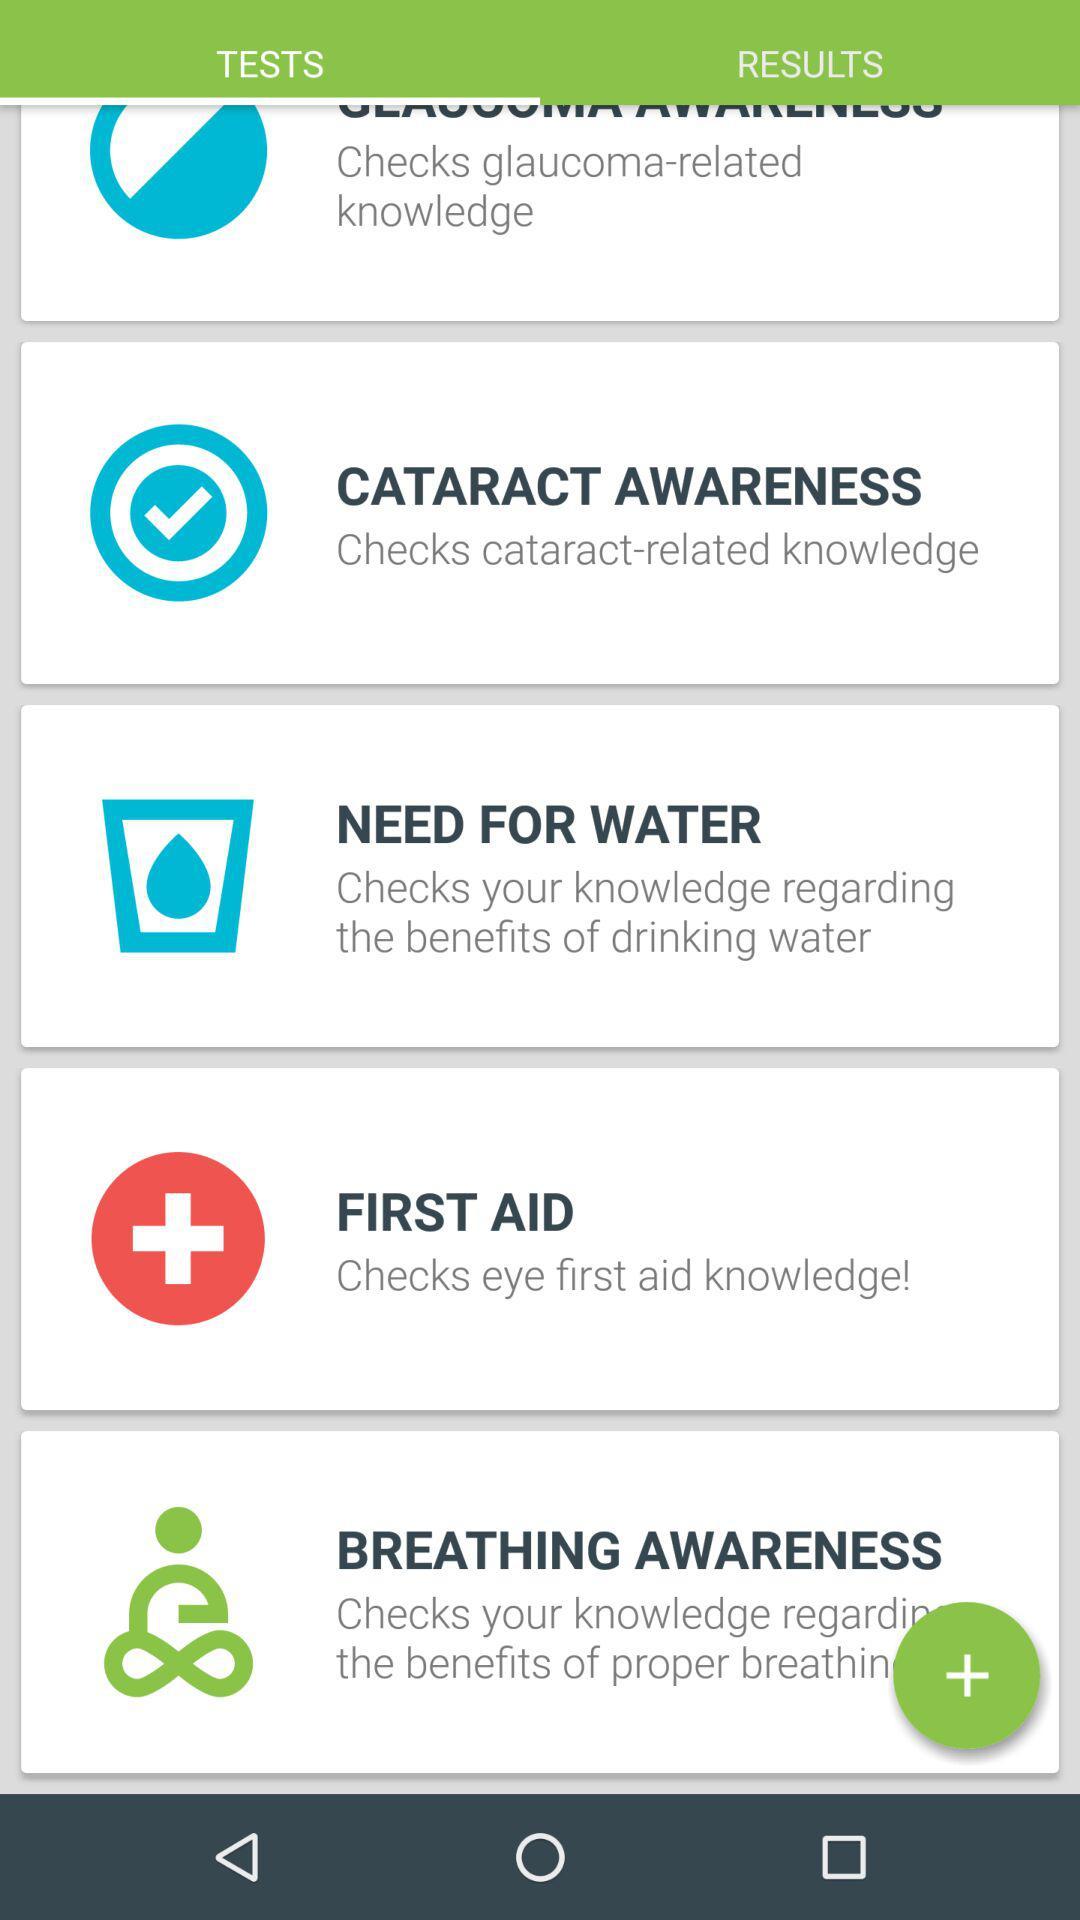 This screenshot has height=1920, width=1080. I want to click on the icon next to results, so click(270, 52).